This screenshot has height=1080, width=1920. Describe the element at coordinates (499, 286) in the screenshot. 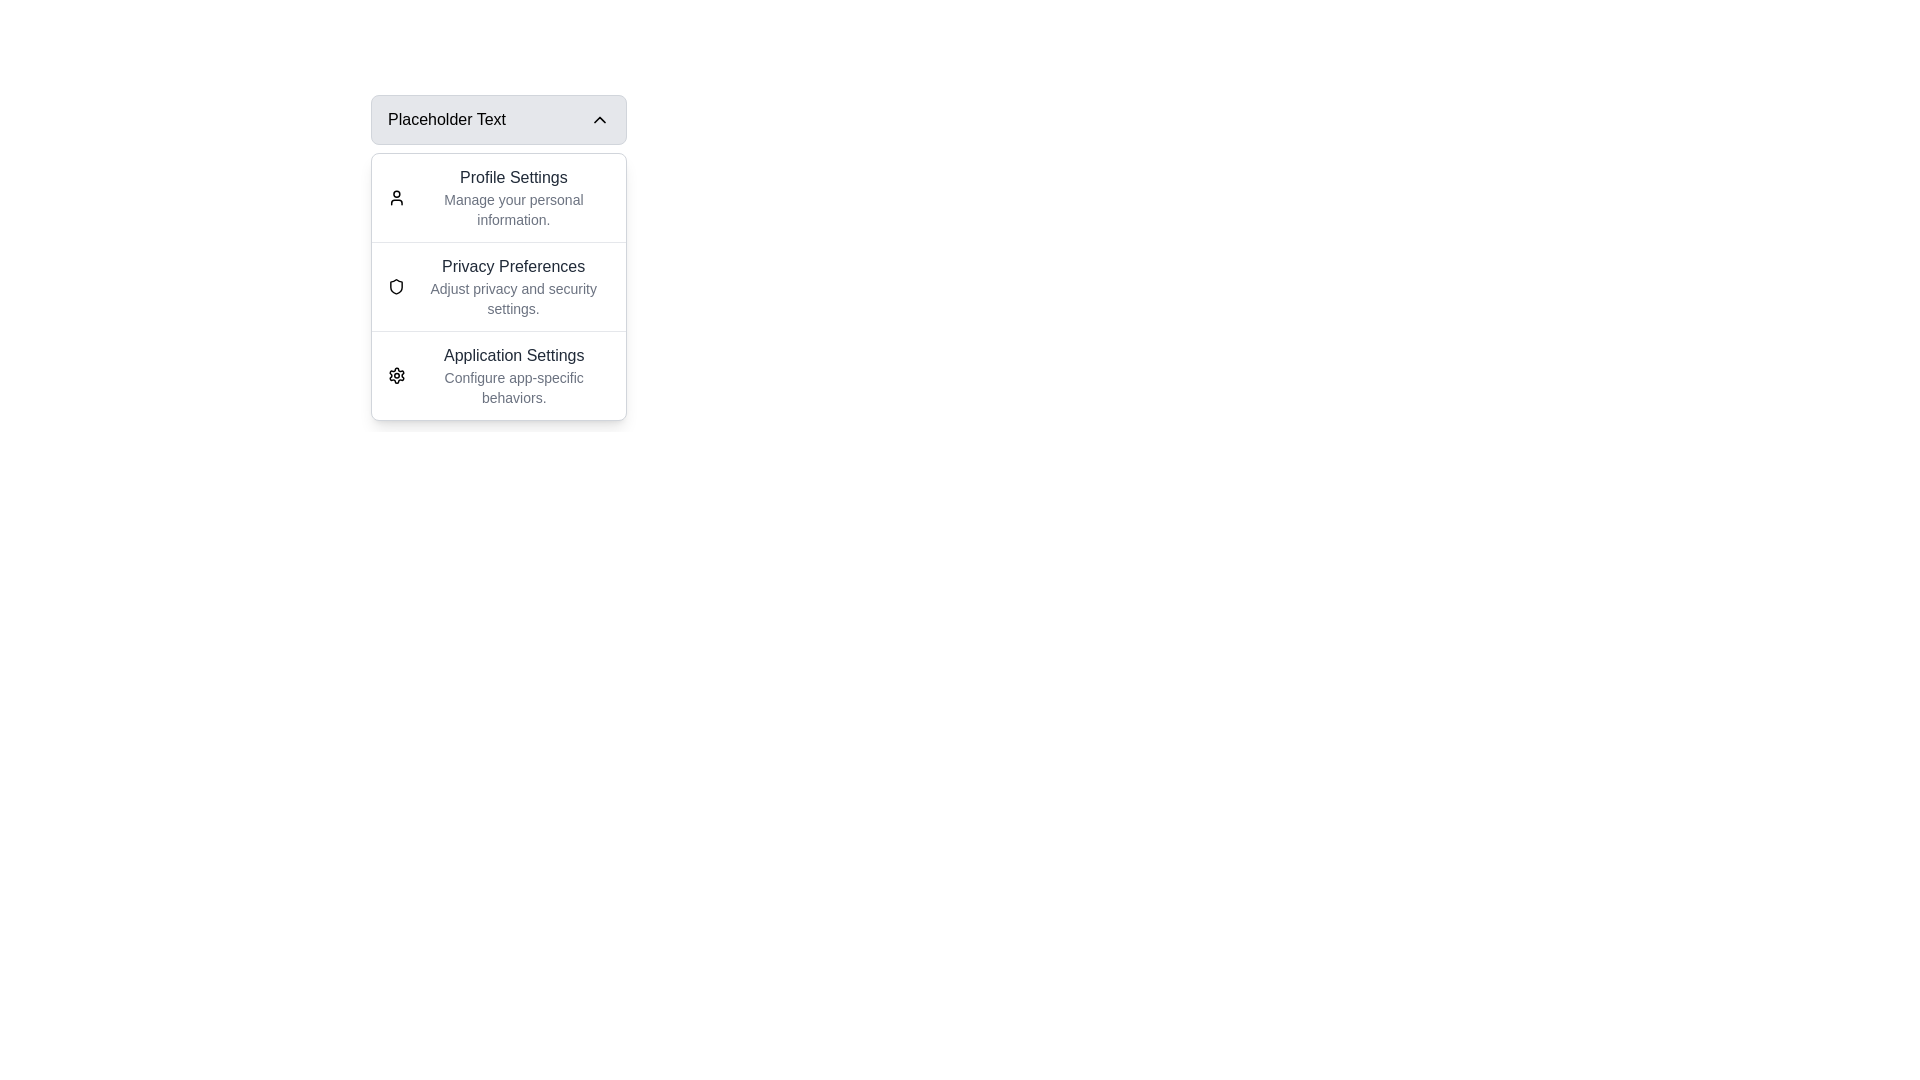

I see `the List of selectable items located below the 'Placeholder Text' header` at that location.